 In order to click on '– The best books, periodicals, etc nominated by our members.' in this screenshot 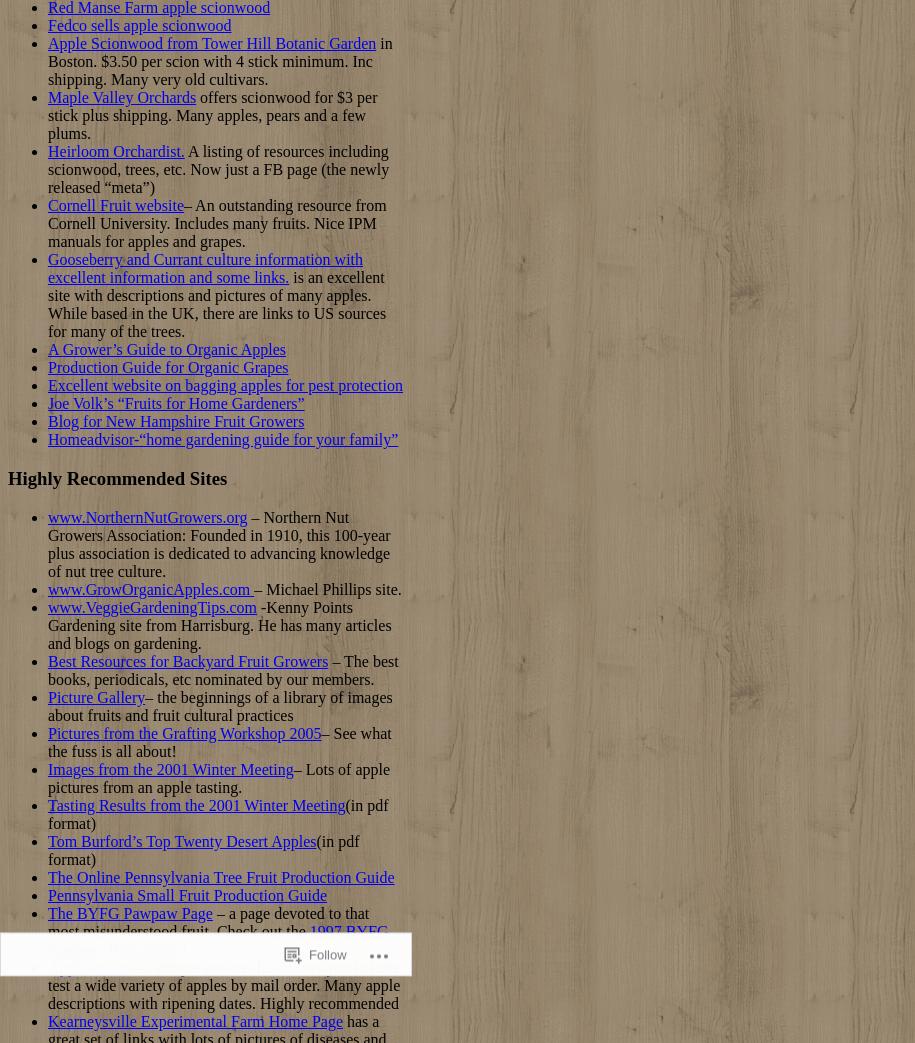, I will do `click(48, 668)`.